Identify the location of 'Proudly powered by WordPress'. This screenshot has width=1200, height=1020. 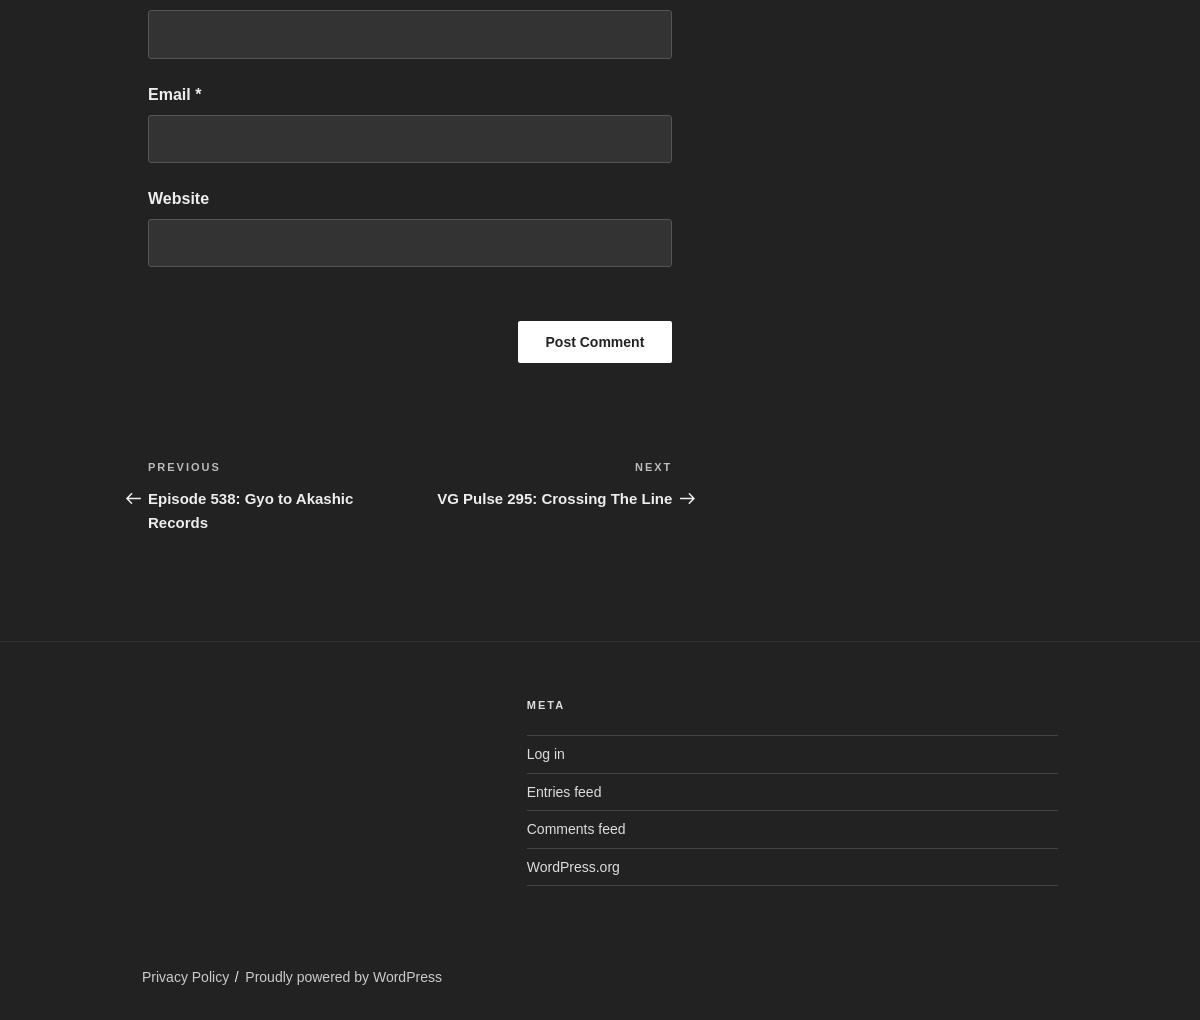
(342, 975).